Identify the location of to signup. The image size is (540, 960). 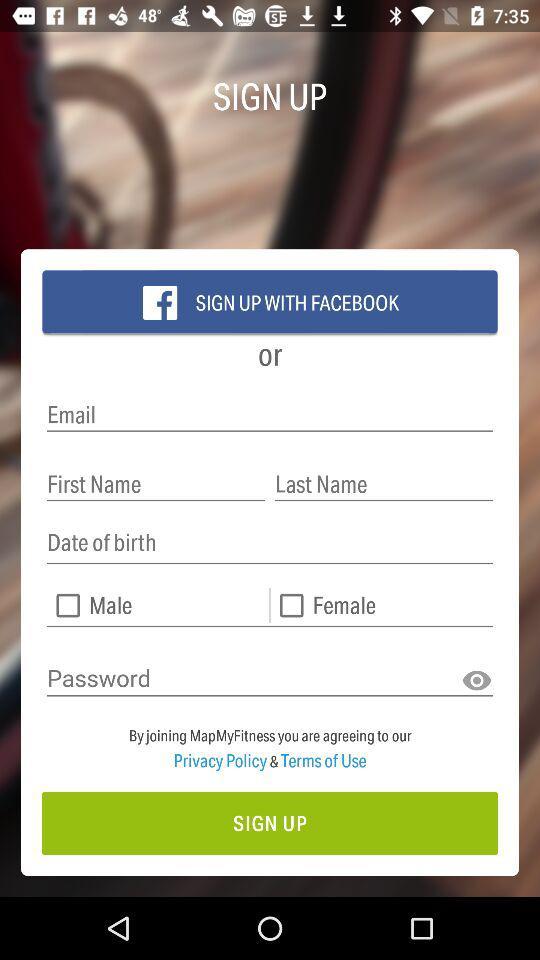
(270, 823).